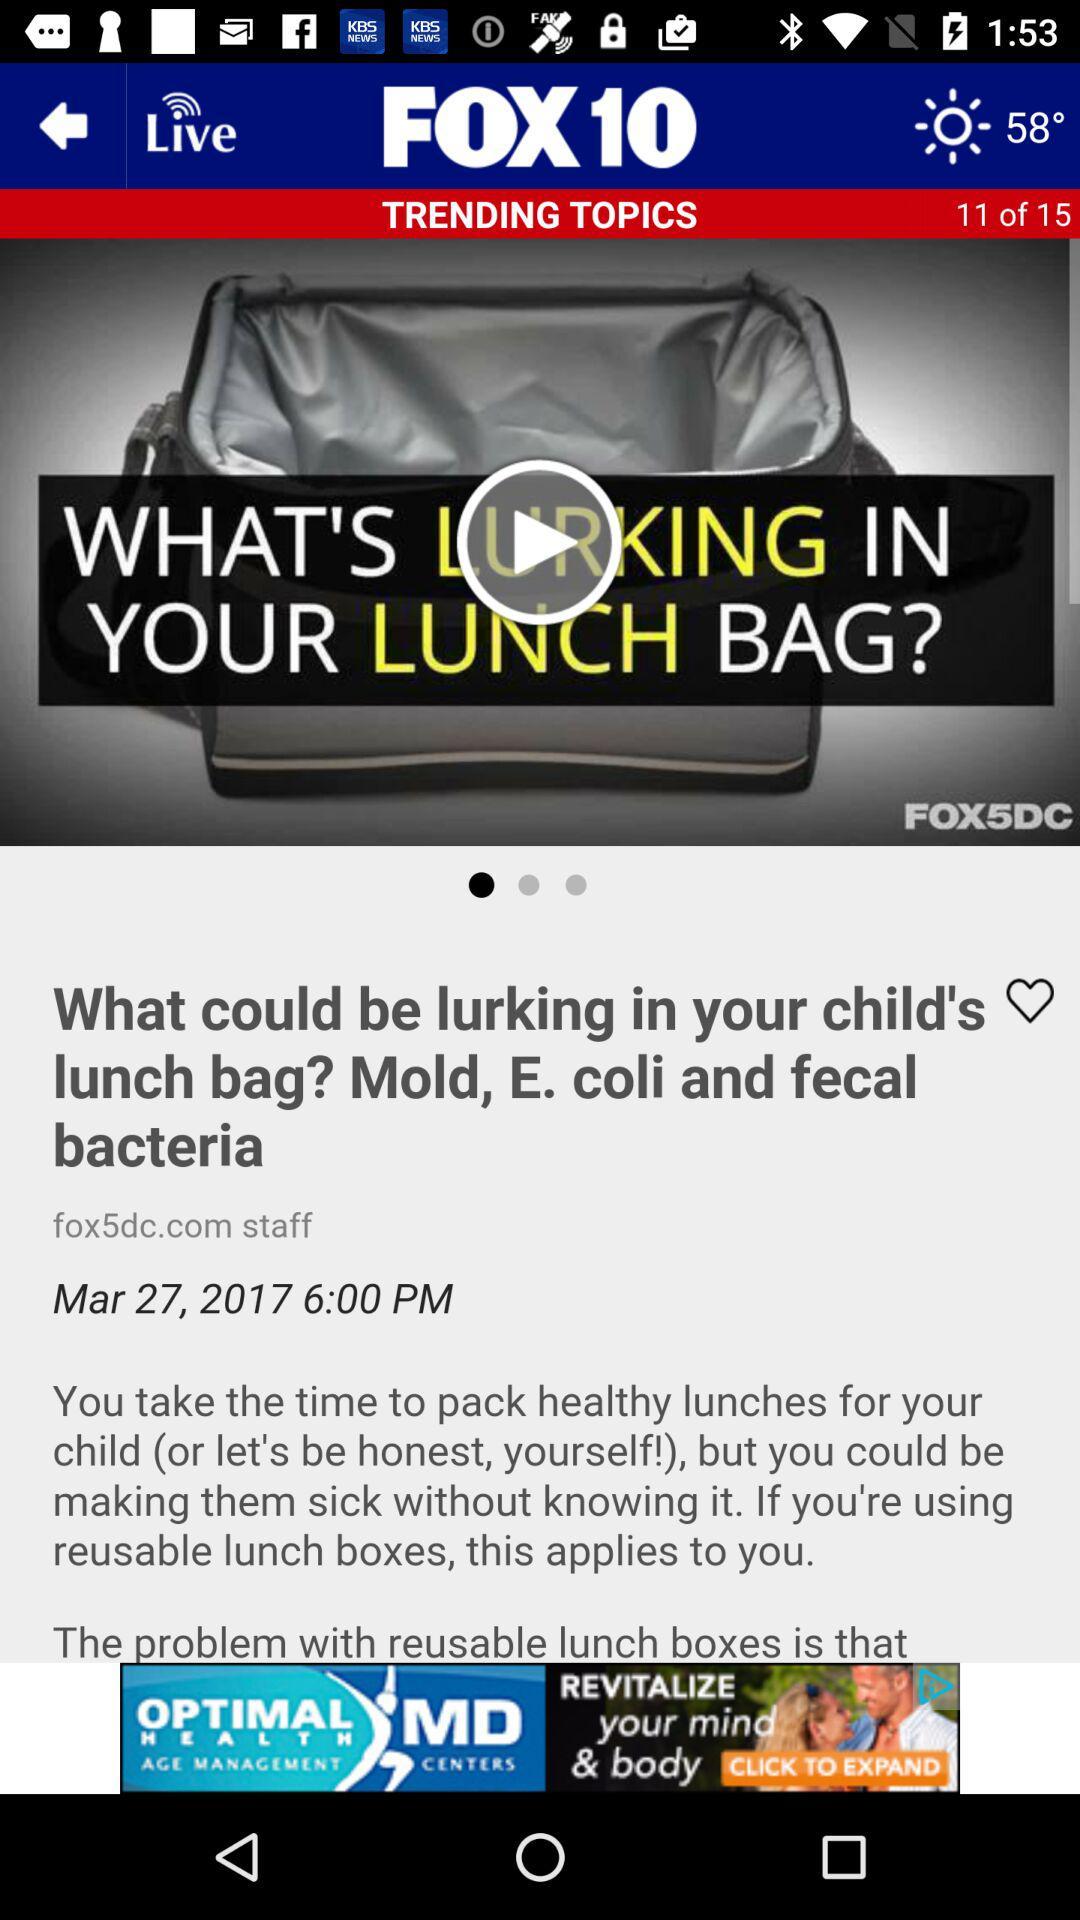 This screenshot has width=1080, height=1920. Describe the element at coordinates (1017, 1000) in the screenshot. I see `the favorite icon` at that location.